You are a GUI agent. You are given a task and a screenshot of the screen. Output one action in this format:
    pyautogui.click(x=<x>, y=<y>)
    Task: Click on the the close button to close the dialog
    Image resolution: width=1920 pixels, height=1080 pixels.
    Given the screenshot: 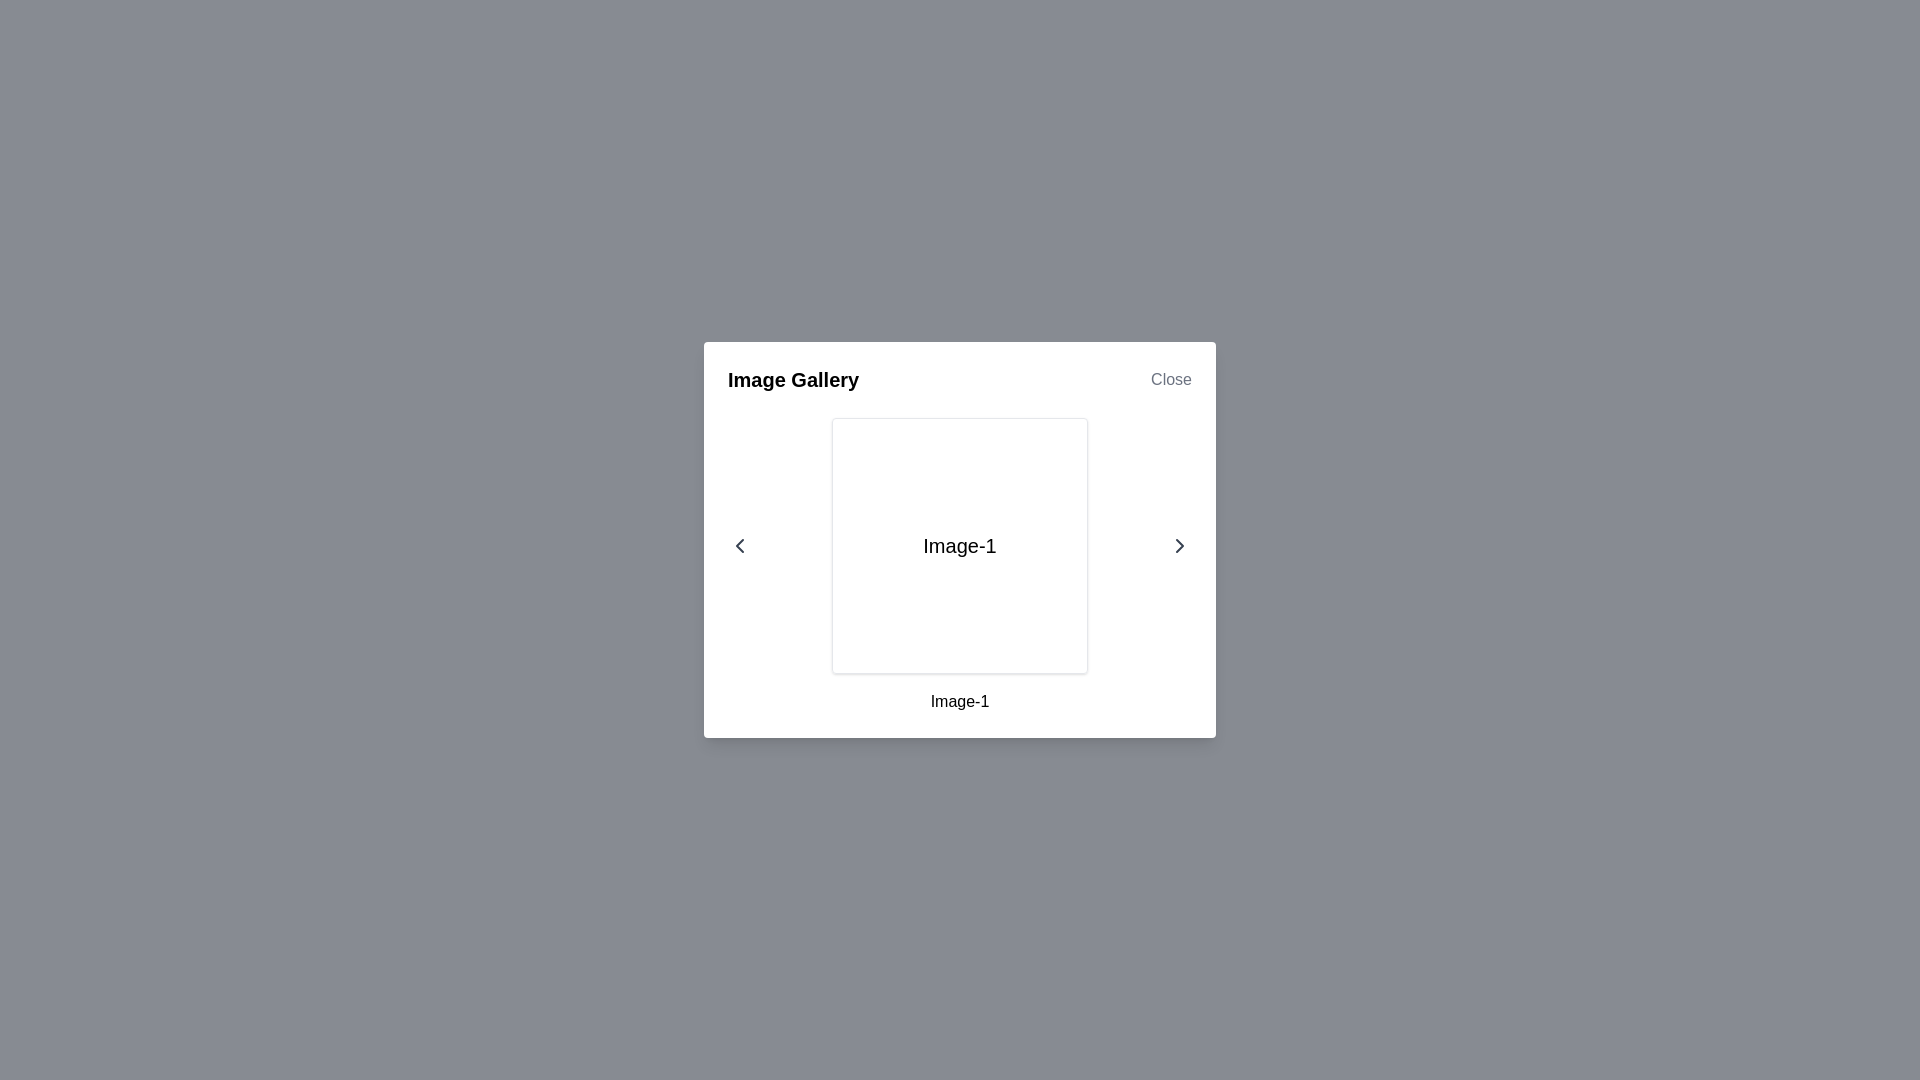 What is the action you would take?
    pyautogui.click(x=1171, y=380)
    